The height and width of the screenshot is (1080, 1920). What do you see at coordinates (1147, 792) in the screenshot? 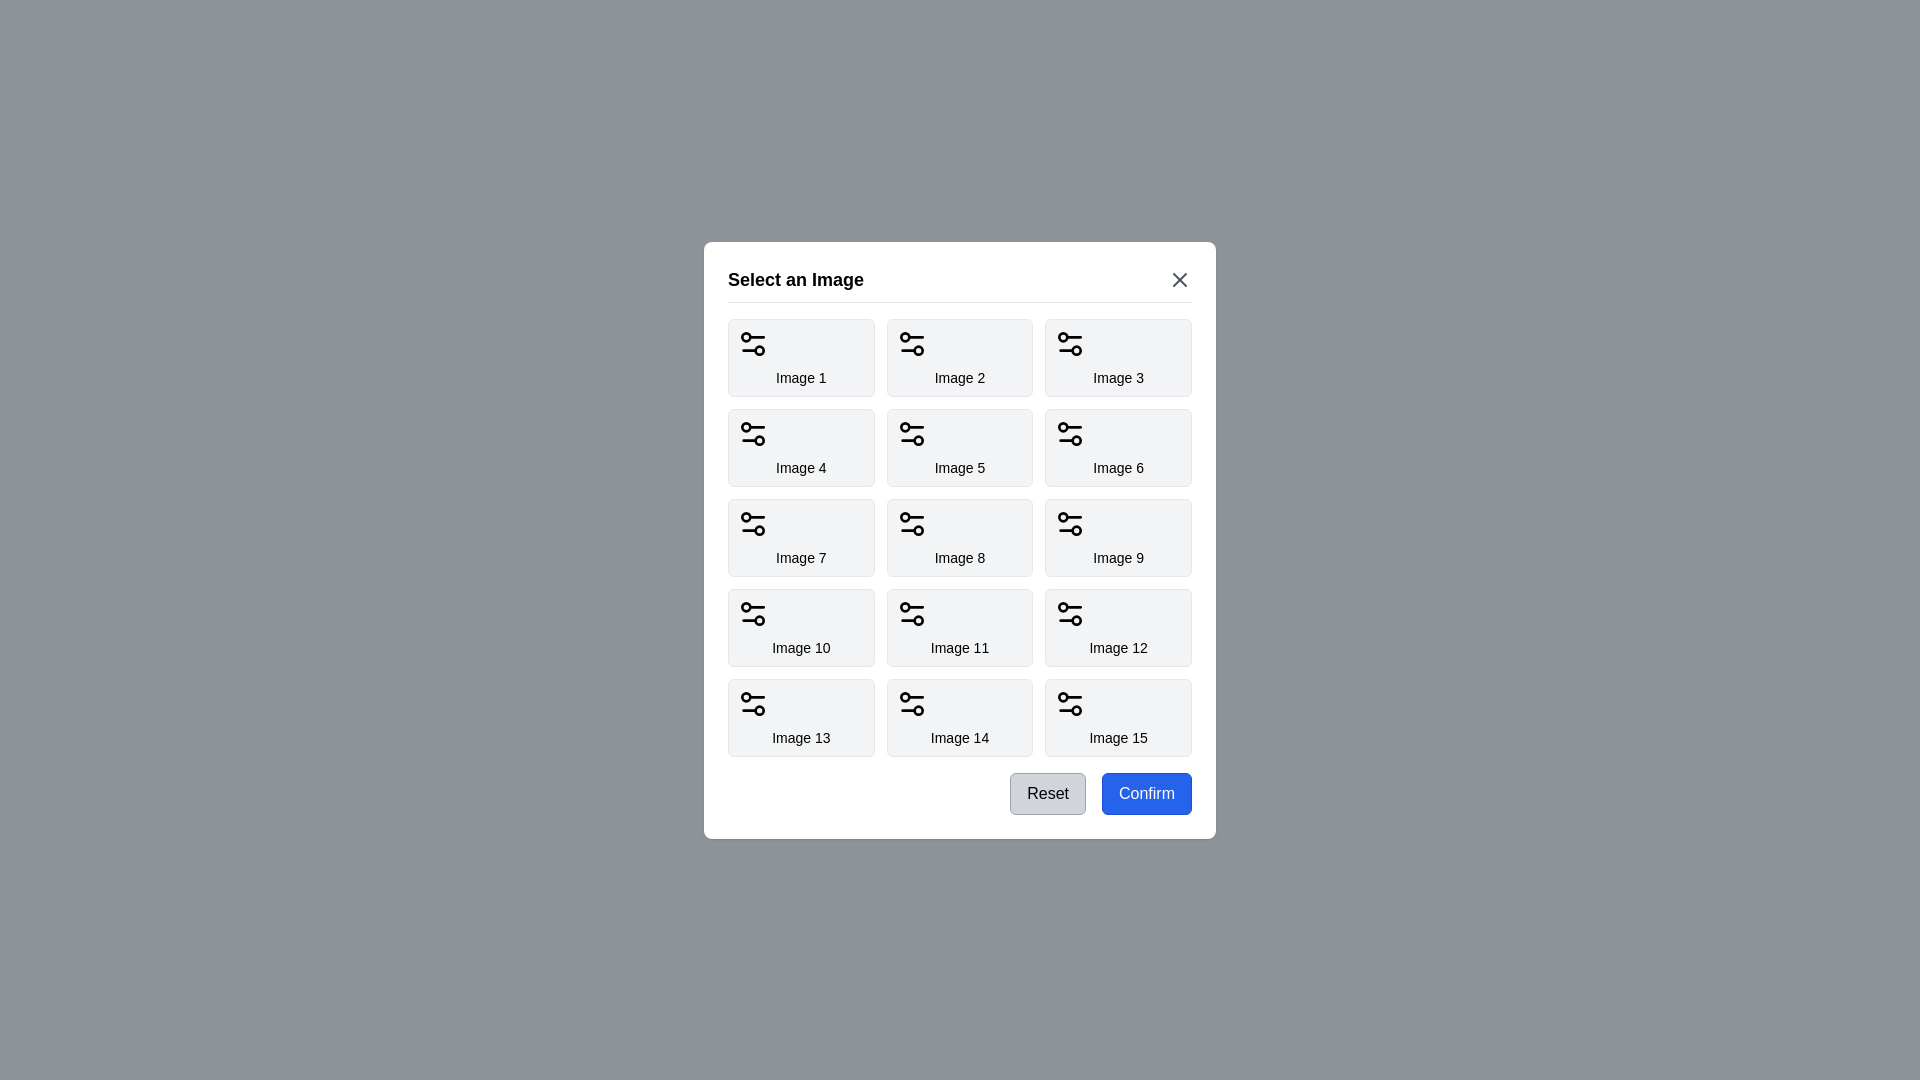
I see `the 'Confirm' button to confirm the selected image` at bounding box center [1147, 792].